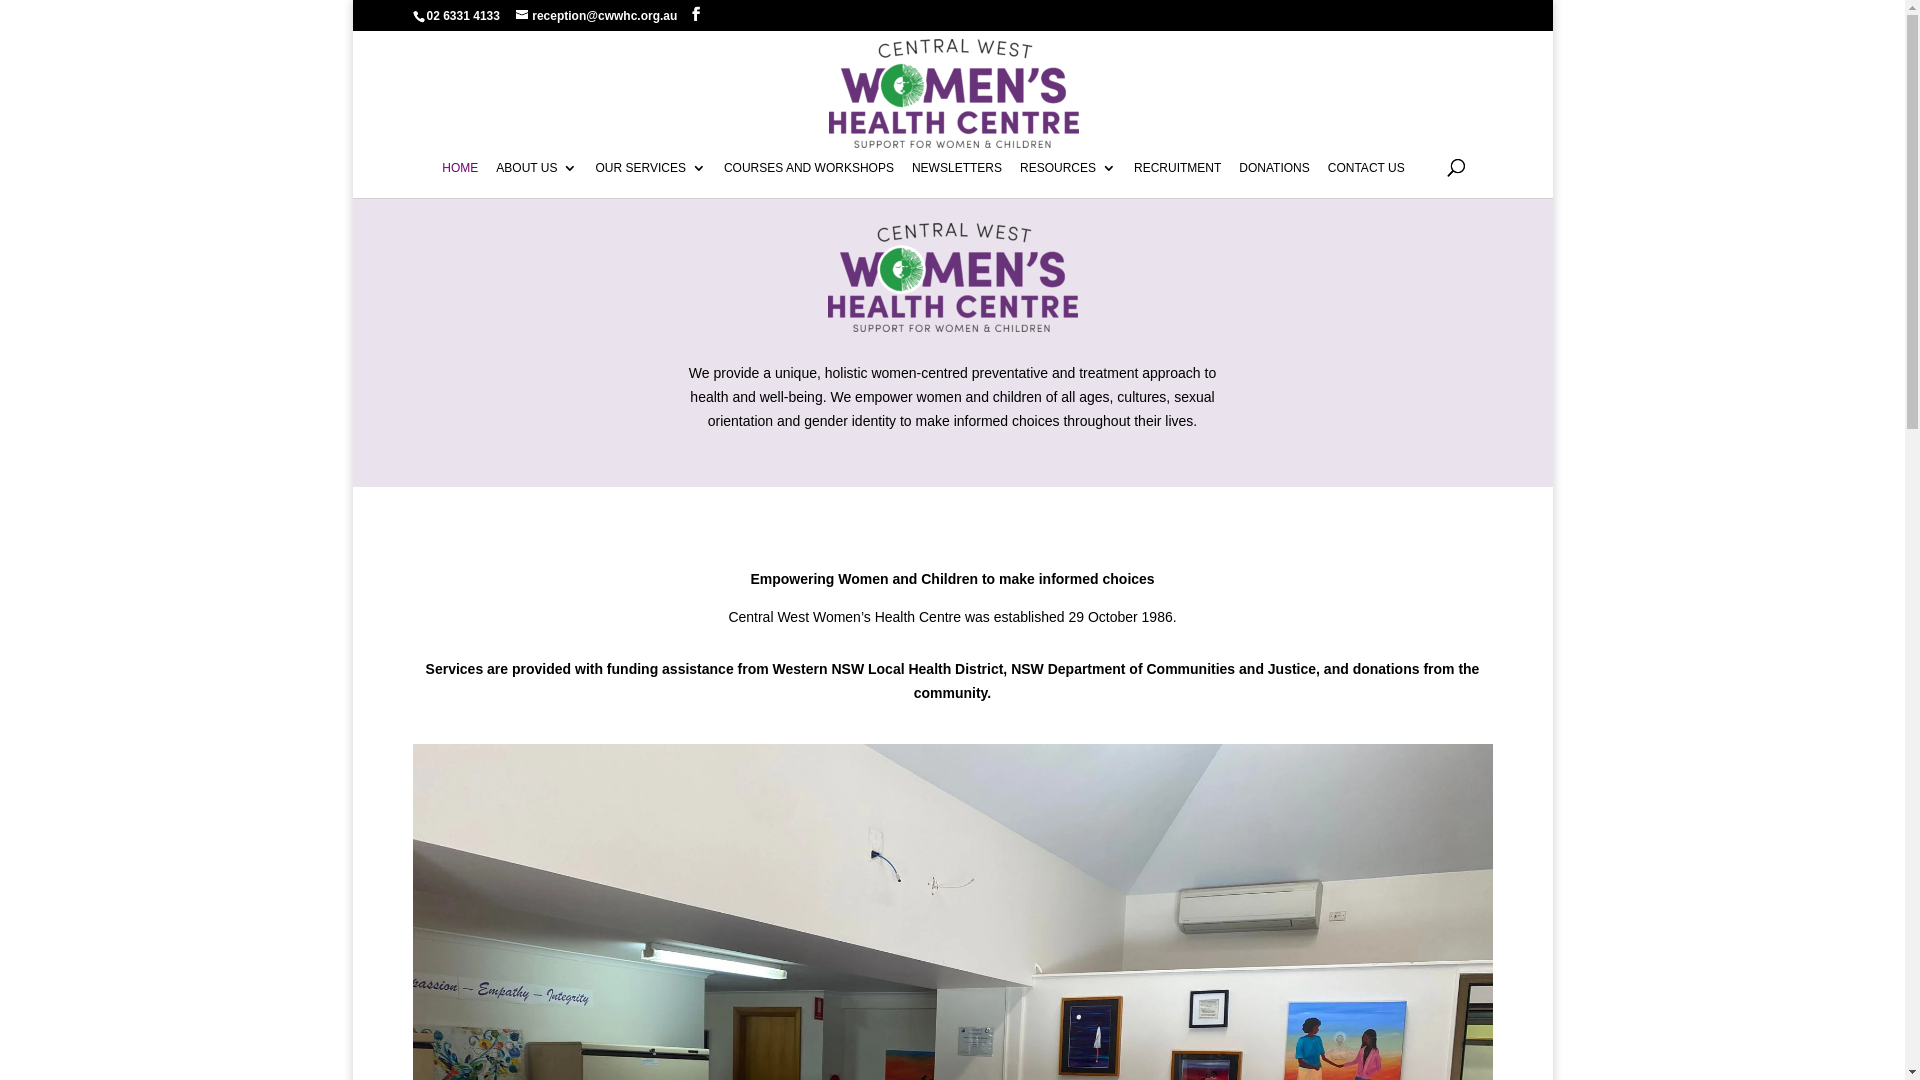 This screenshot has width=1920, height=1080. I want to click on 'reception@cwwhc.org.au', so click(595, 15).